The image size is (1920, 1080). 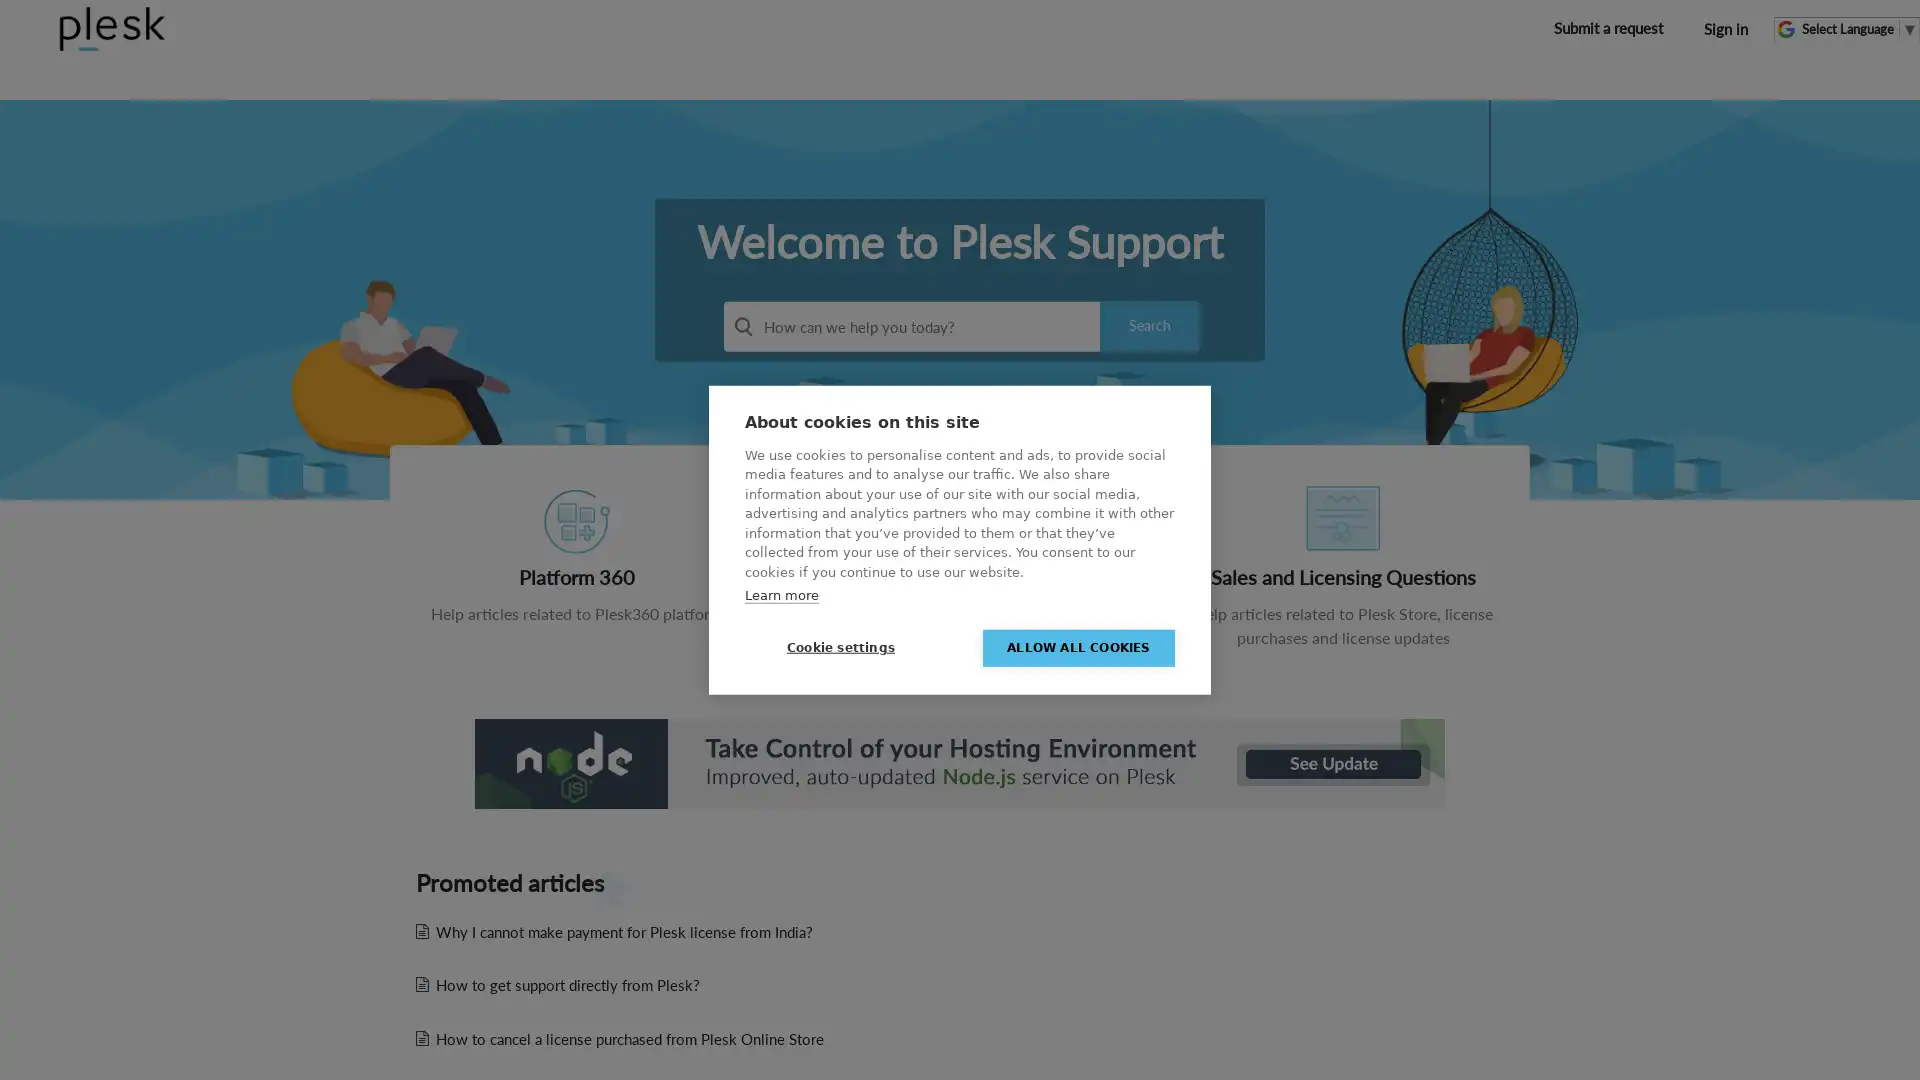 I want to click on ALLOW ALL COOKIES, so click(x=1078, y=647).